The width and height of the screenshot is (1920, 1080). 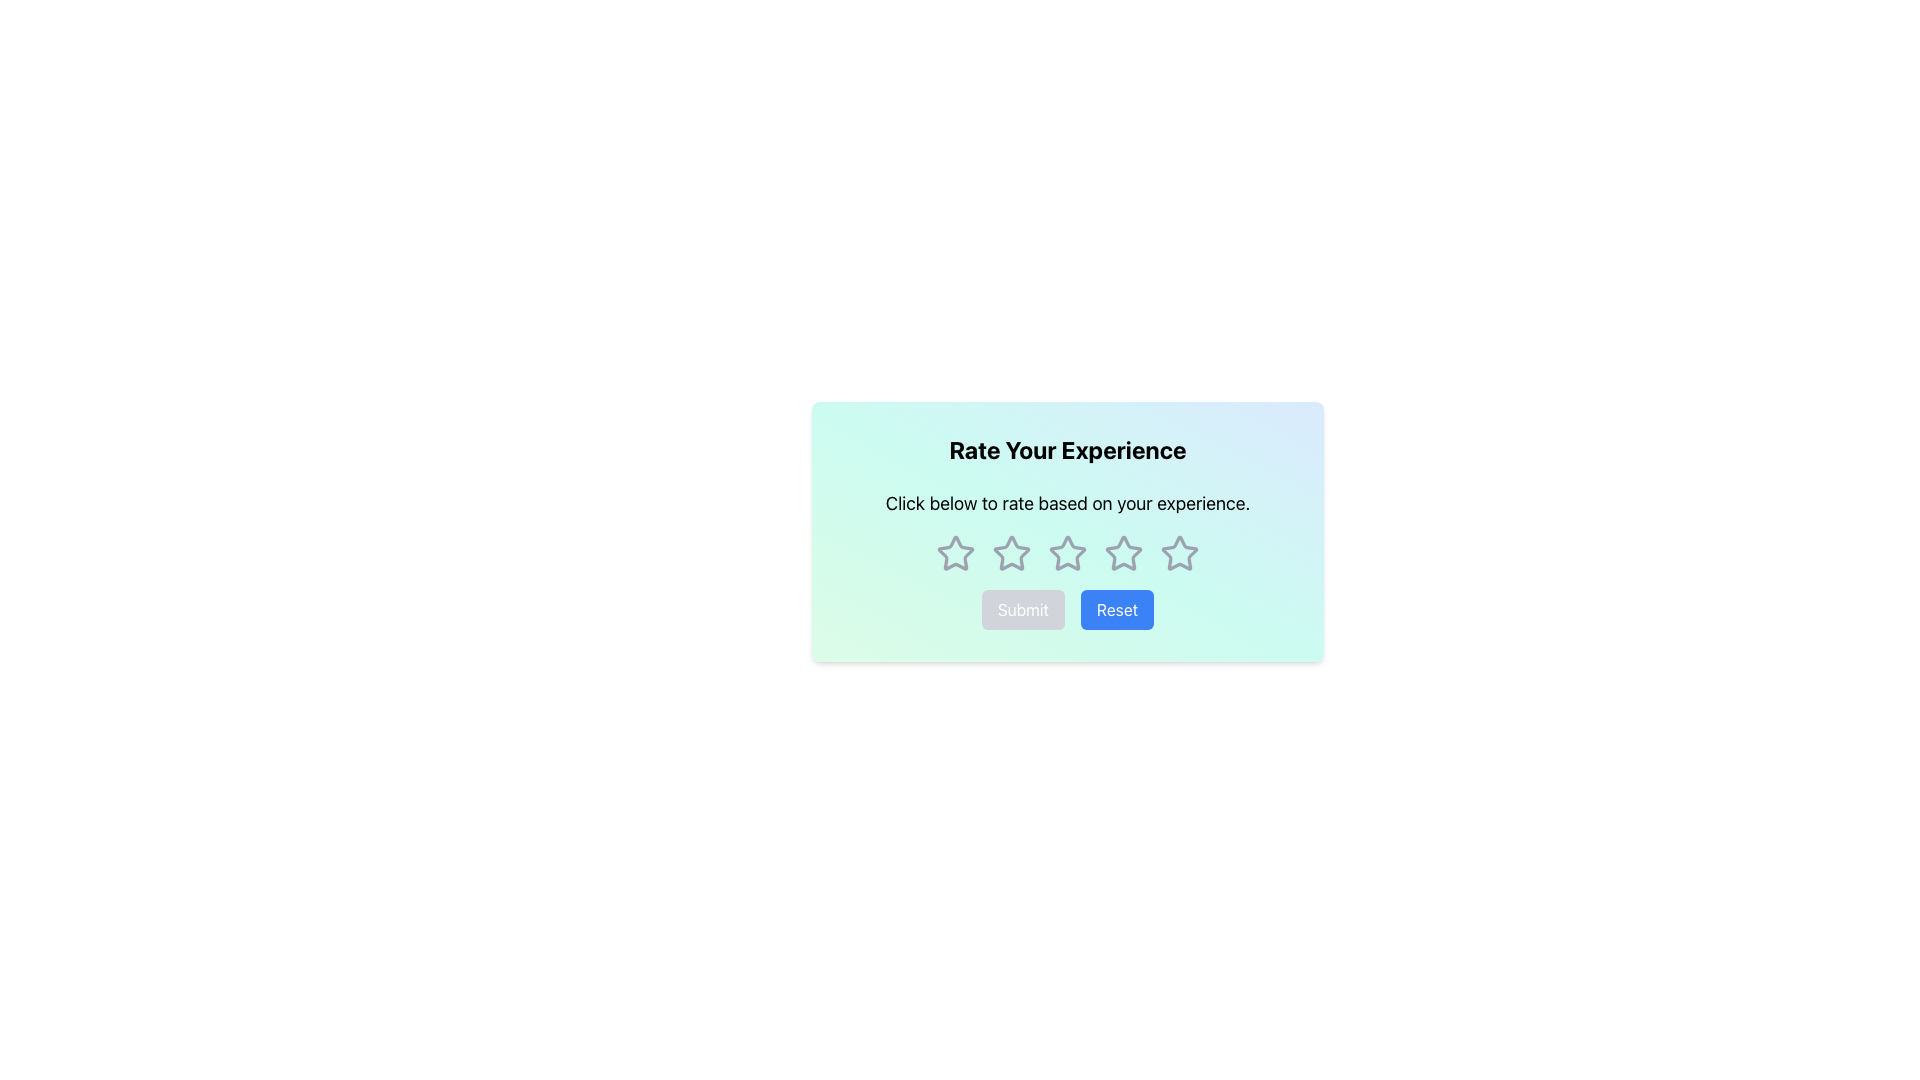 I want to click on the fifth star-shaped rating icon, which is gray and part of a rating system, to observe its hover effect, so click(x=1123, y=554).